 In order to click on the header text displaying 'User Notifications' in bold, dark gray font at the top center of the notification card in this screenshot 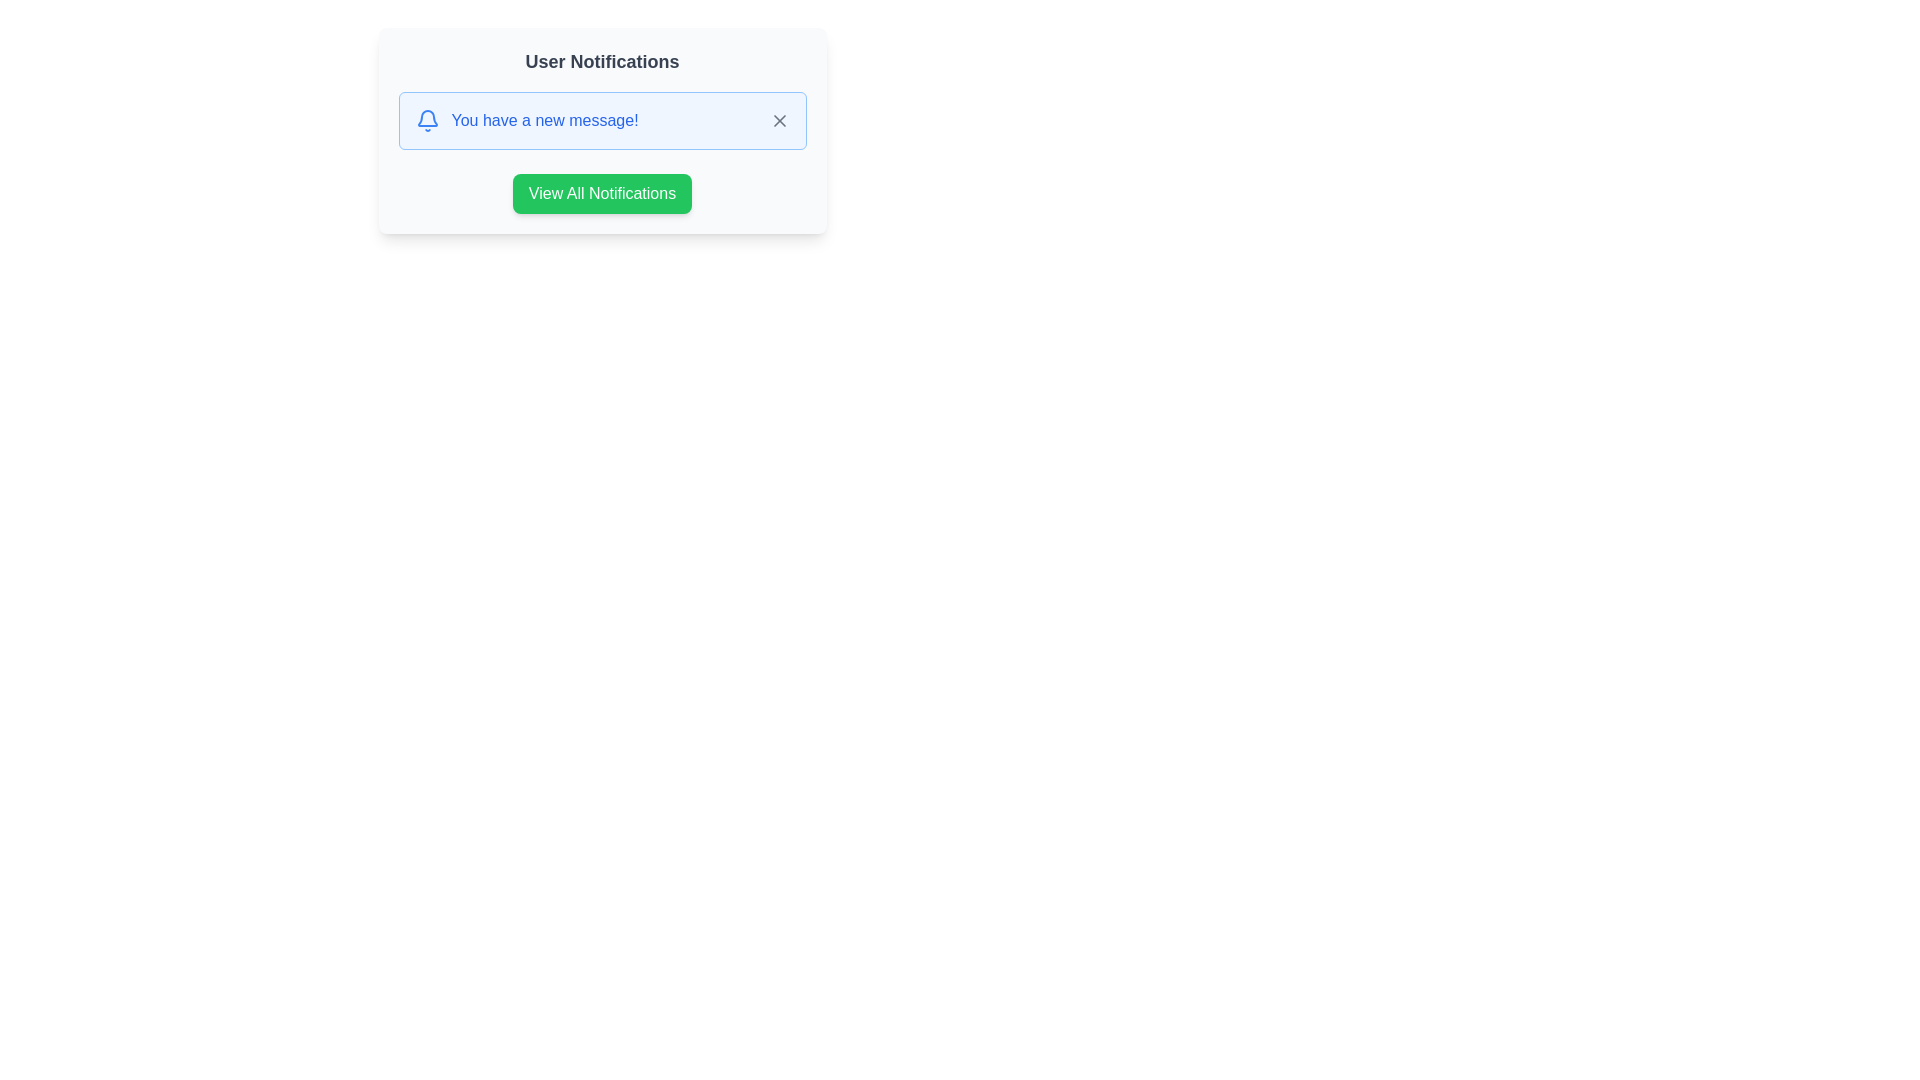, I will do `click(601, 60)`.